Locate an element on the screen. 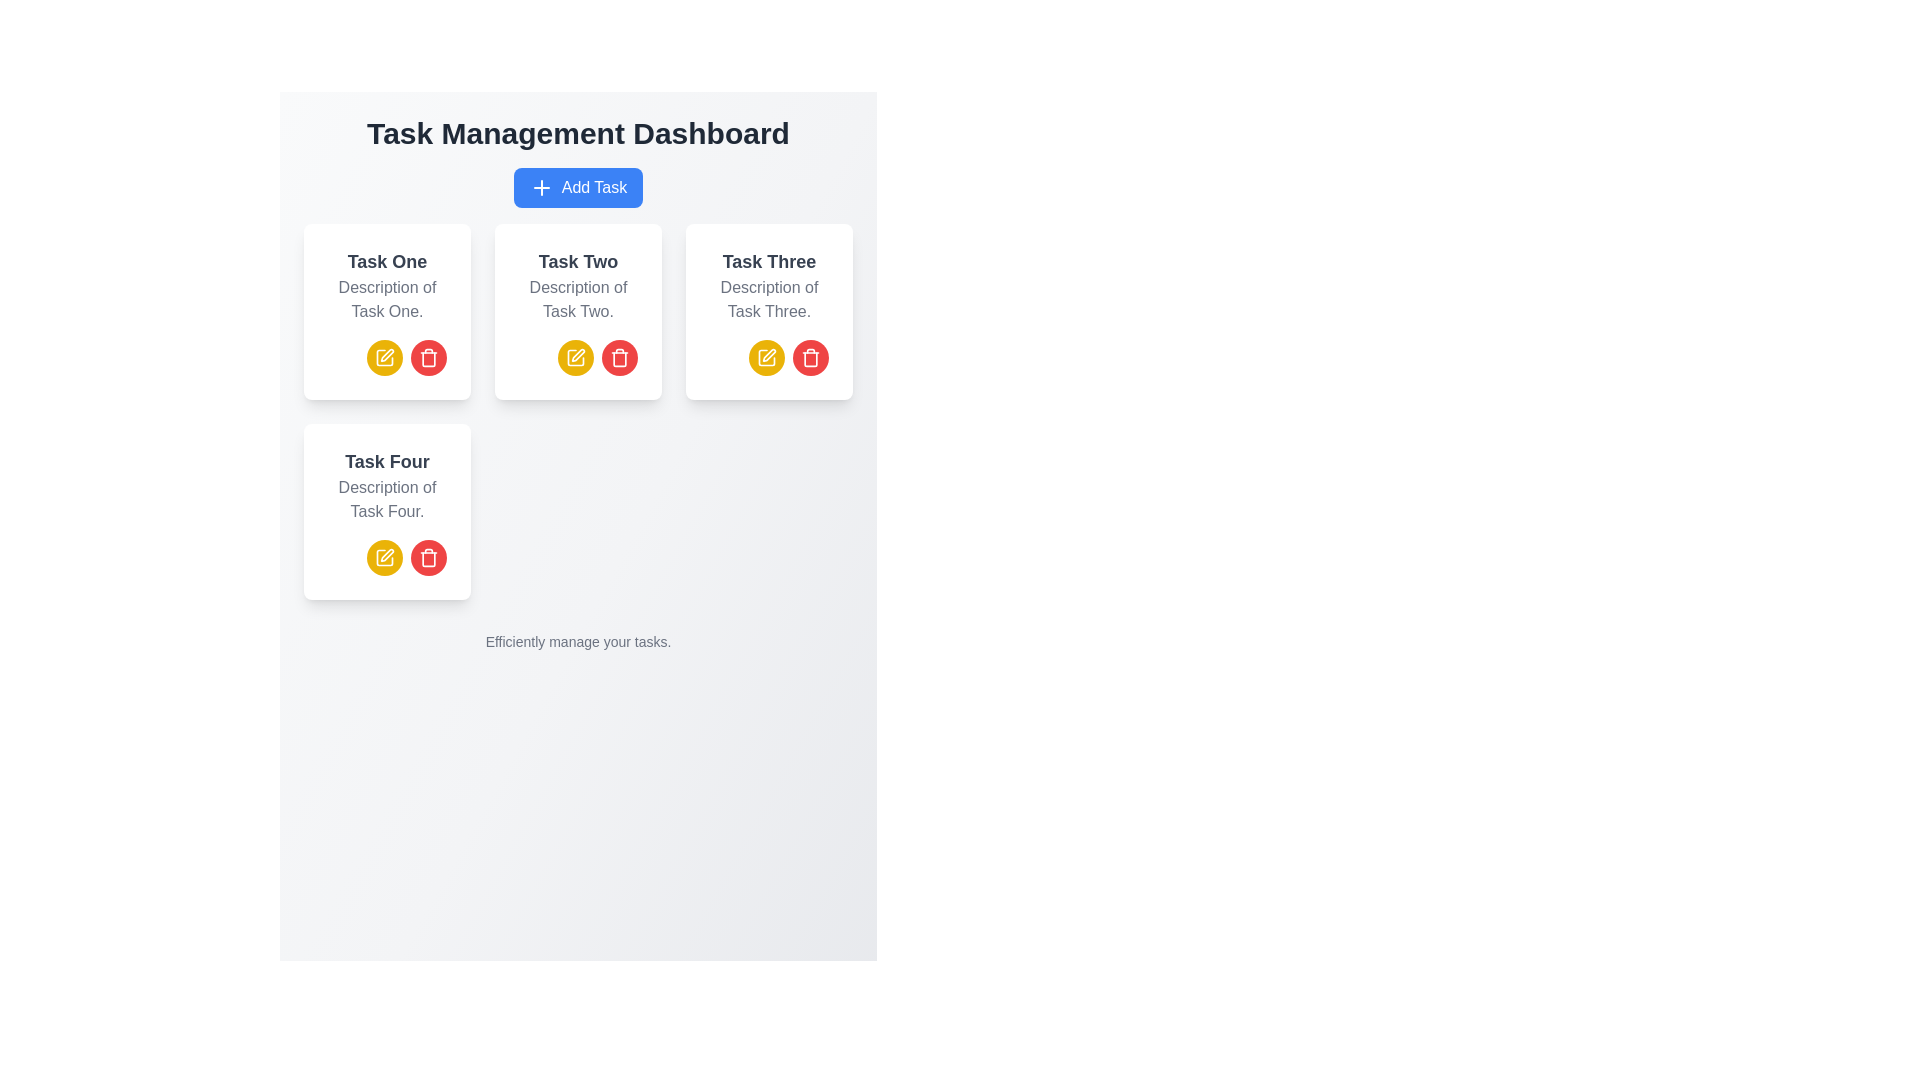 Image resolution: width=1920 pixels, height=1080 pixels. the yellow pen icon in the 'Task Two' section is located at coordinates (577, 354).